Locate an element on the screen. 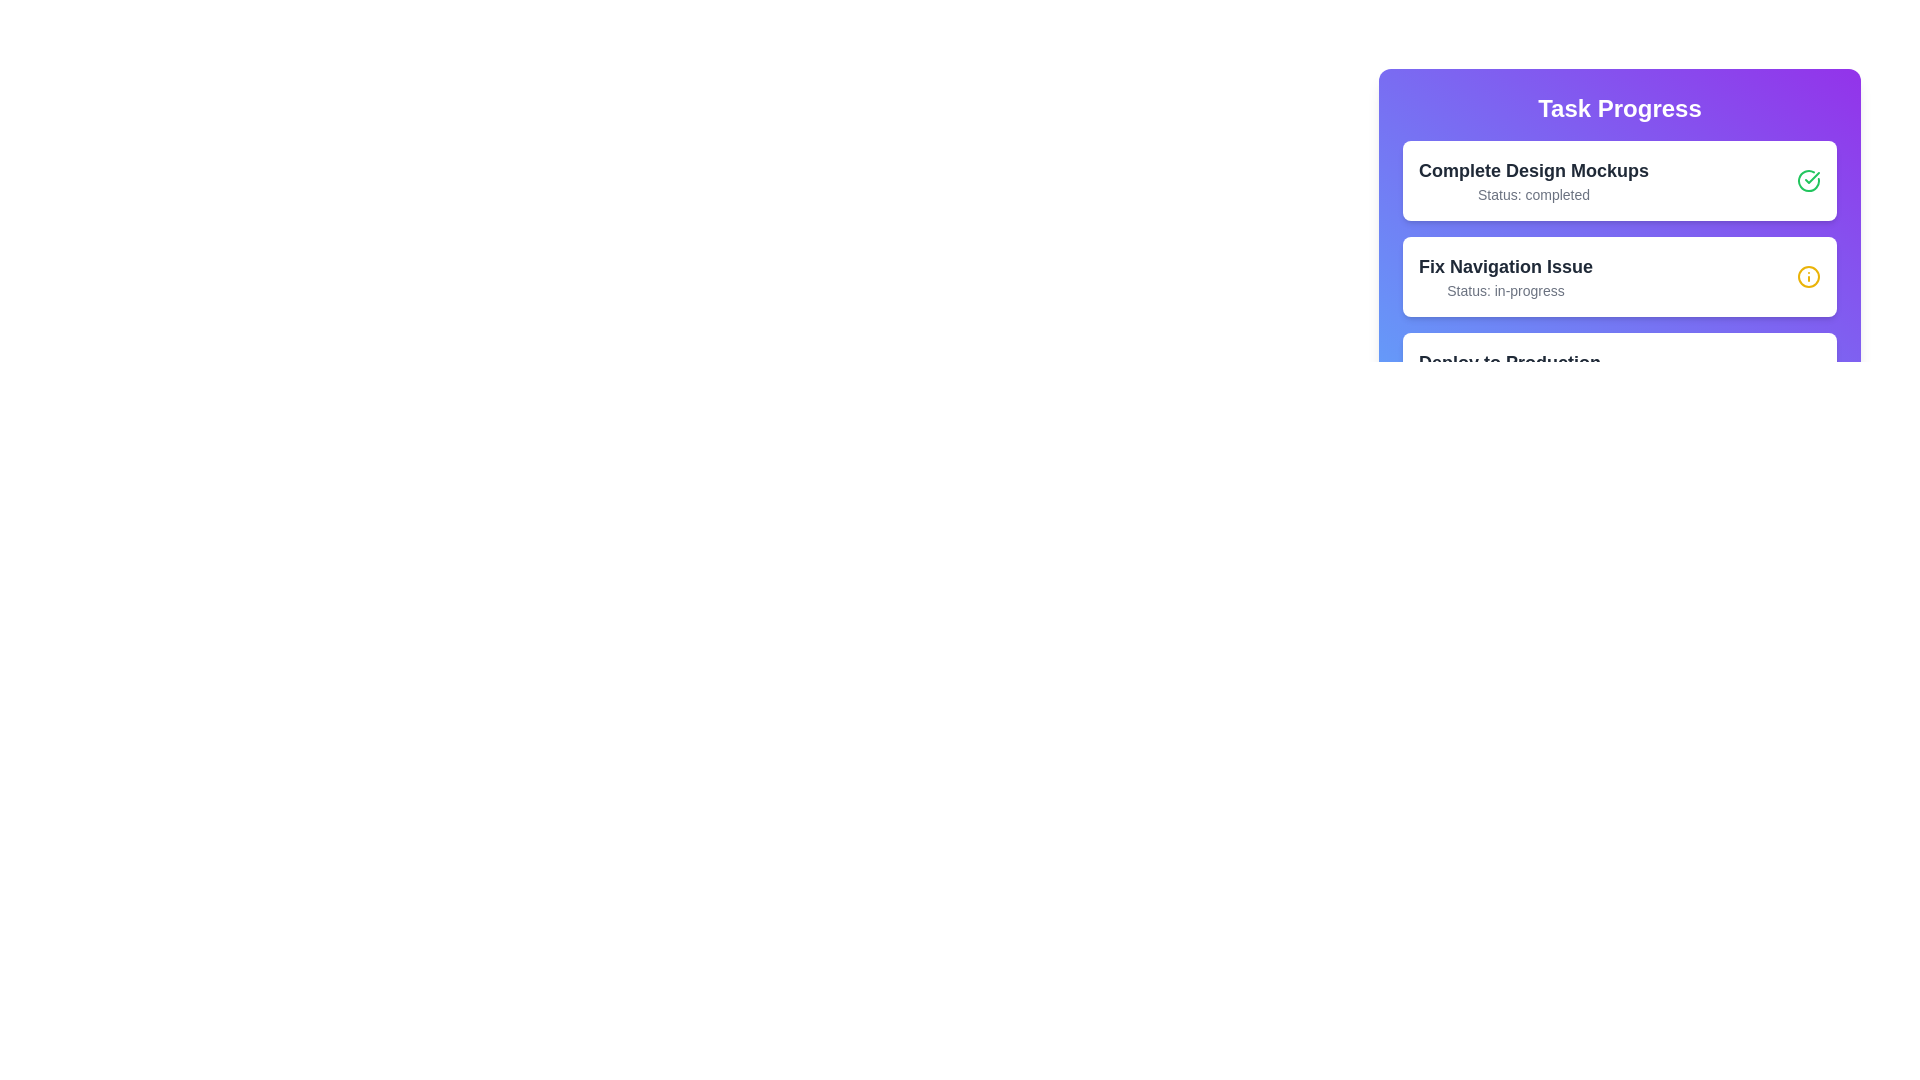 This screenshot has width=1920, height=1080. the status icon corresponding to the task Complete Design Mockups is located at coordinates (1809, 181).